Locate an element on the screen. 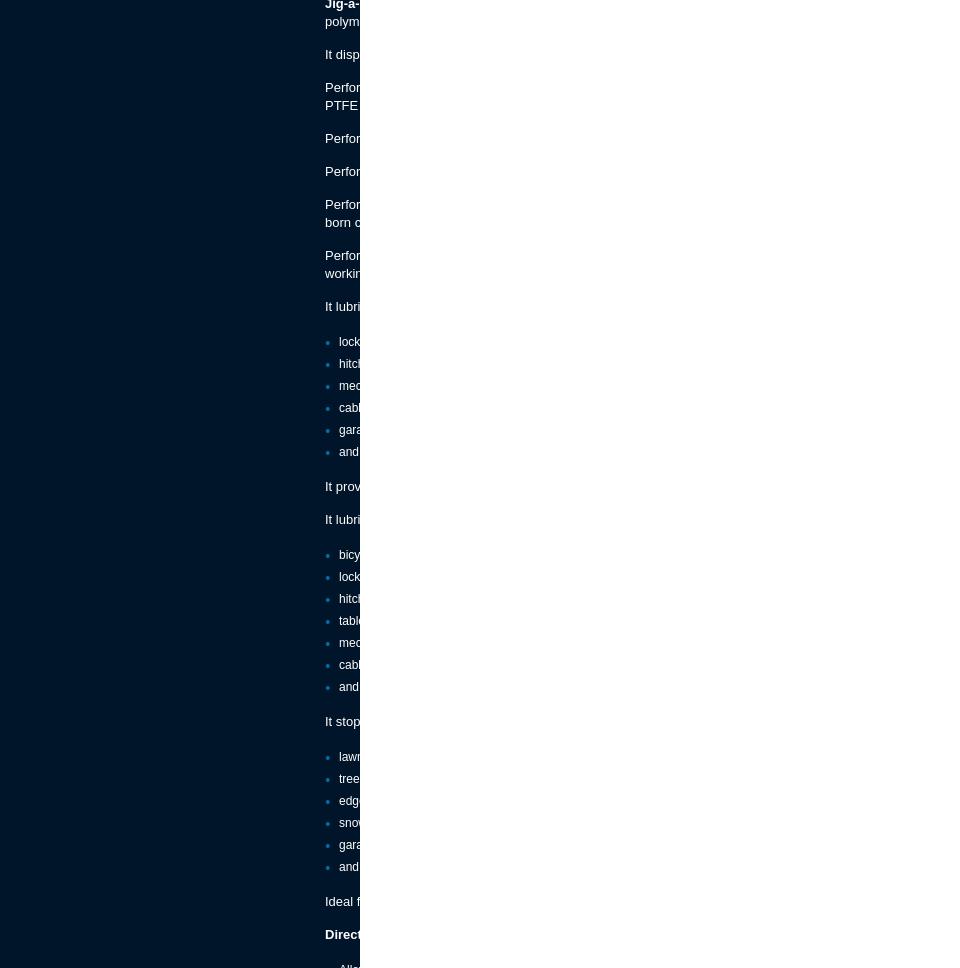  'snow blowers' is located at coordinates (373, 822).